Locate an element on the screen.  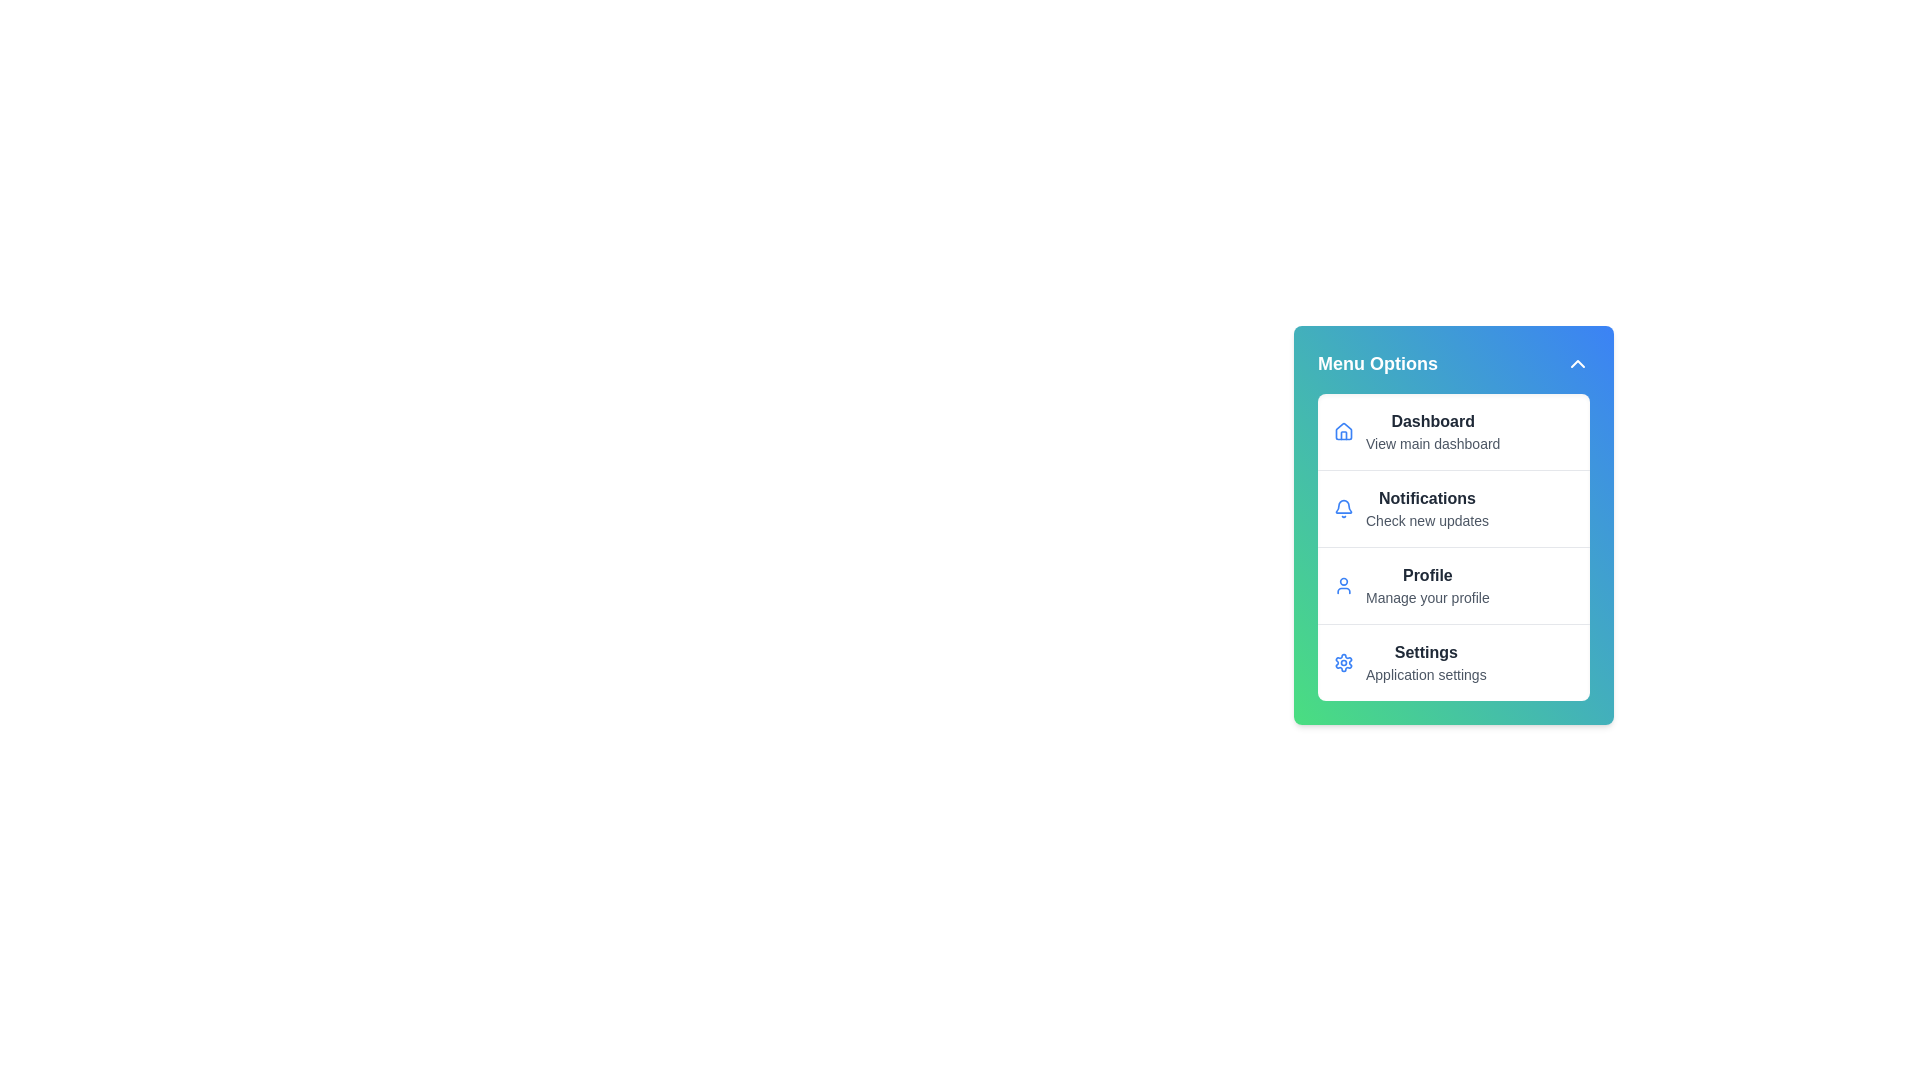
the chevron icon to toggle the menu is located at coordinates (1577, 363).